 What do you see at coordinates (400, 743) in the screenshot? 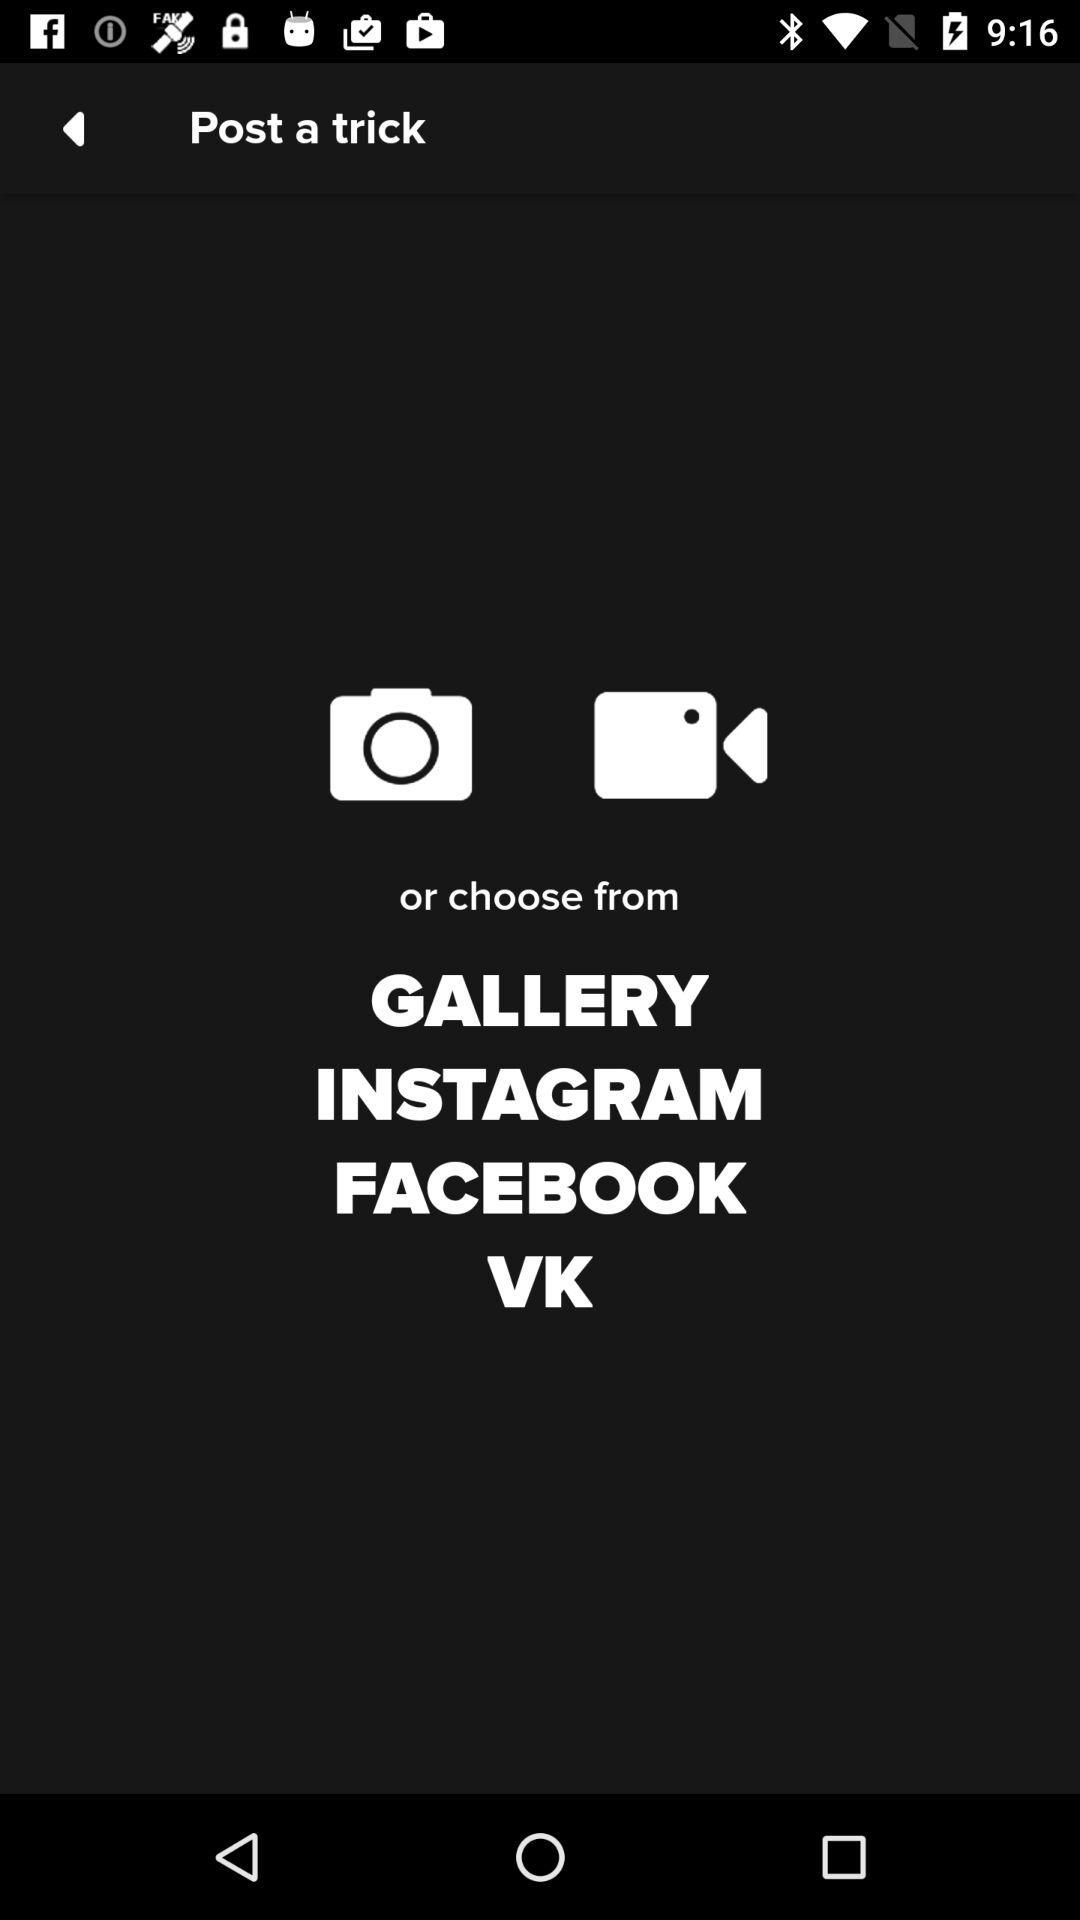
I see `take a picture` at bounding box center [400, 743].